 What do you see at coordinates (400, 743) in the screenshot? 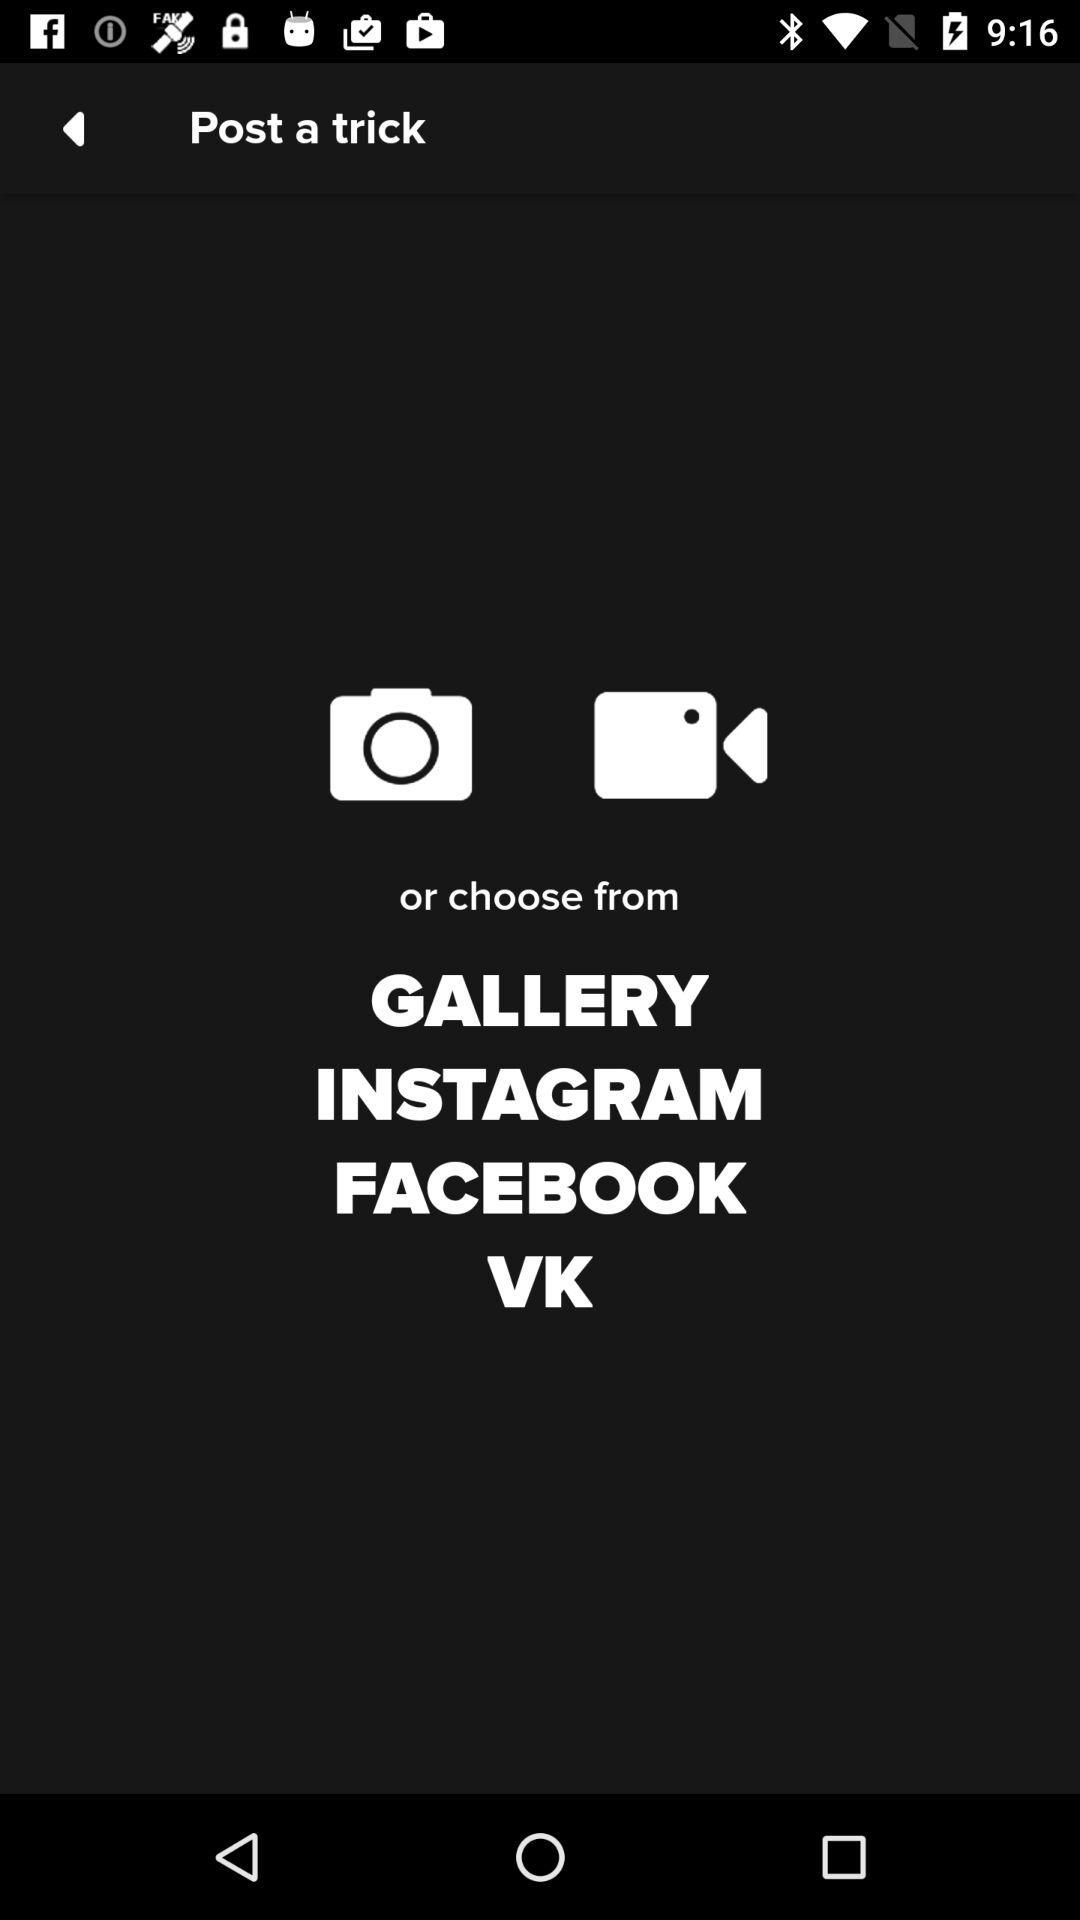
I see `take a picture` at bounding box center [400, 743].